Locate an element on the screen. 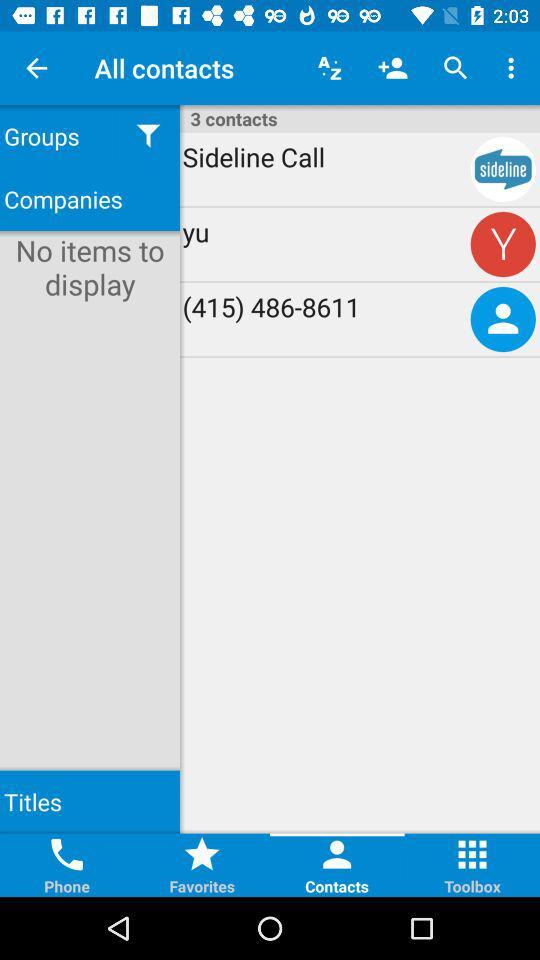  the icon below groups item is located at coordinates (89, 199).